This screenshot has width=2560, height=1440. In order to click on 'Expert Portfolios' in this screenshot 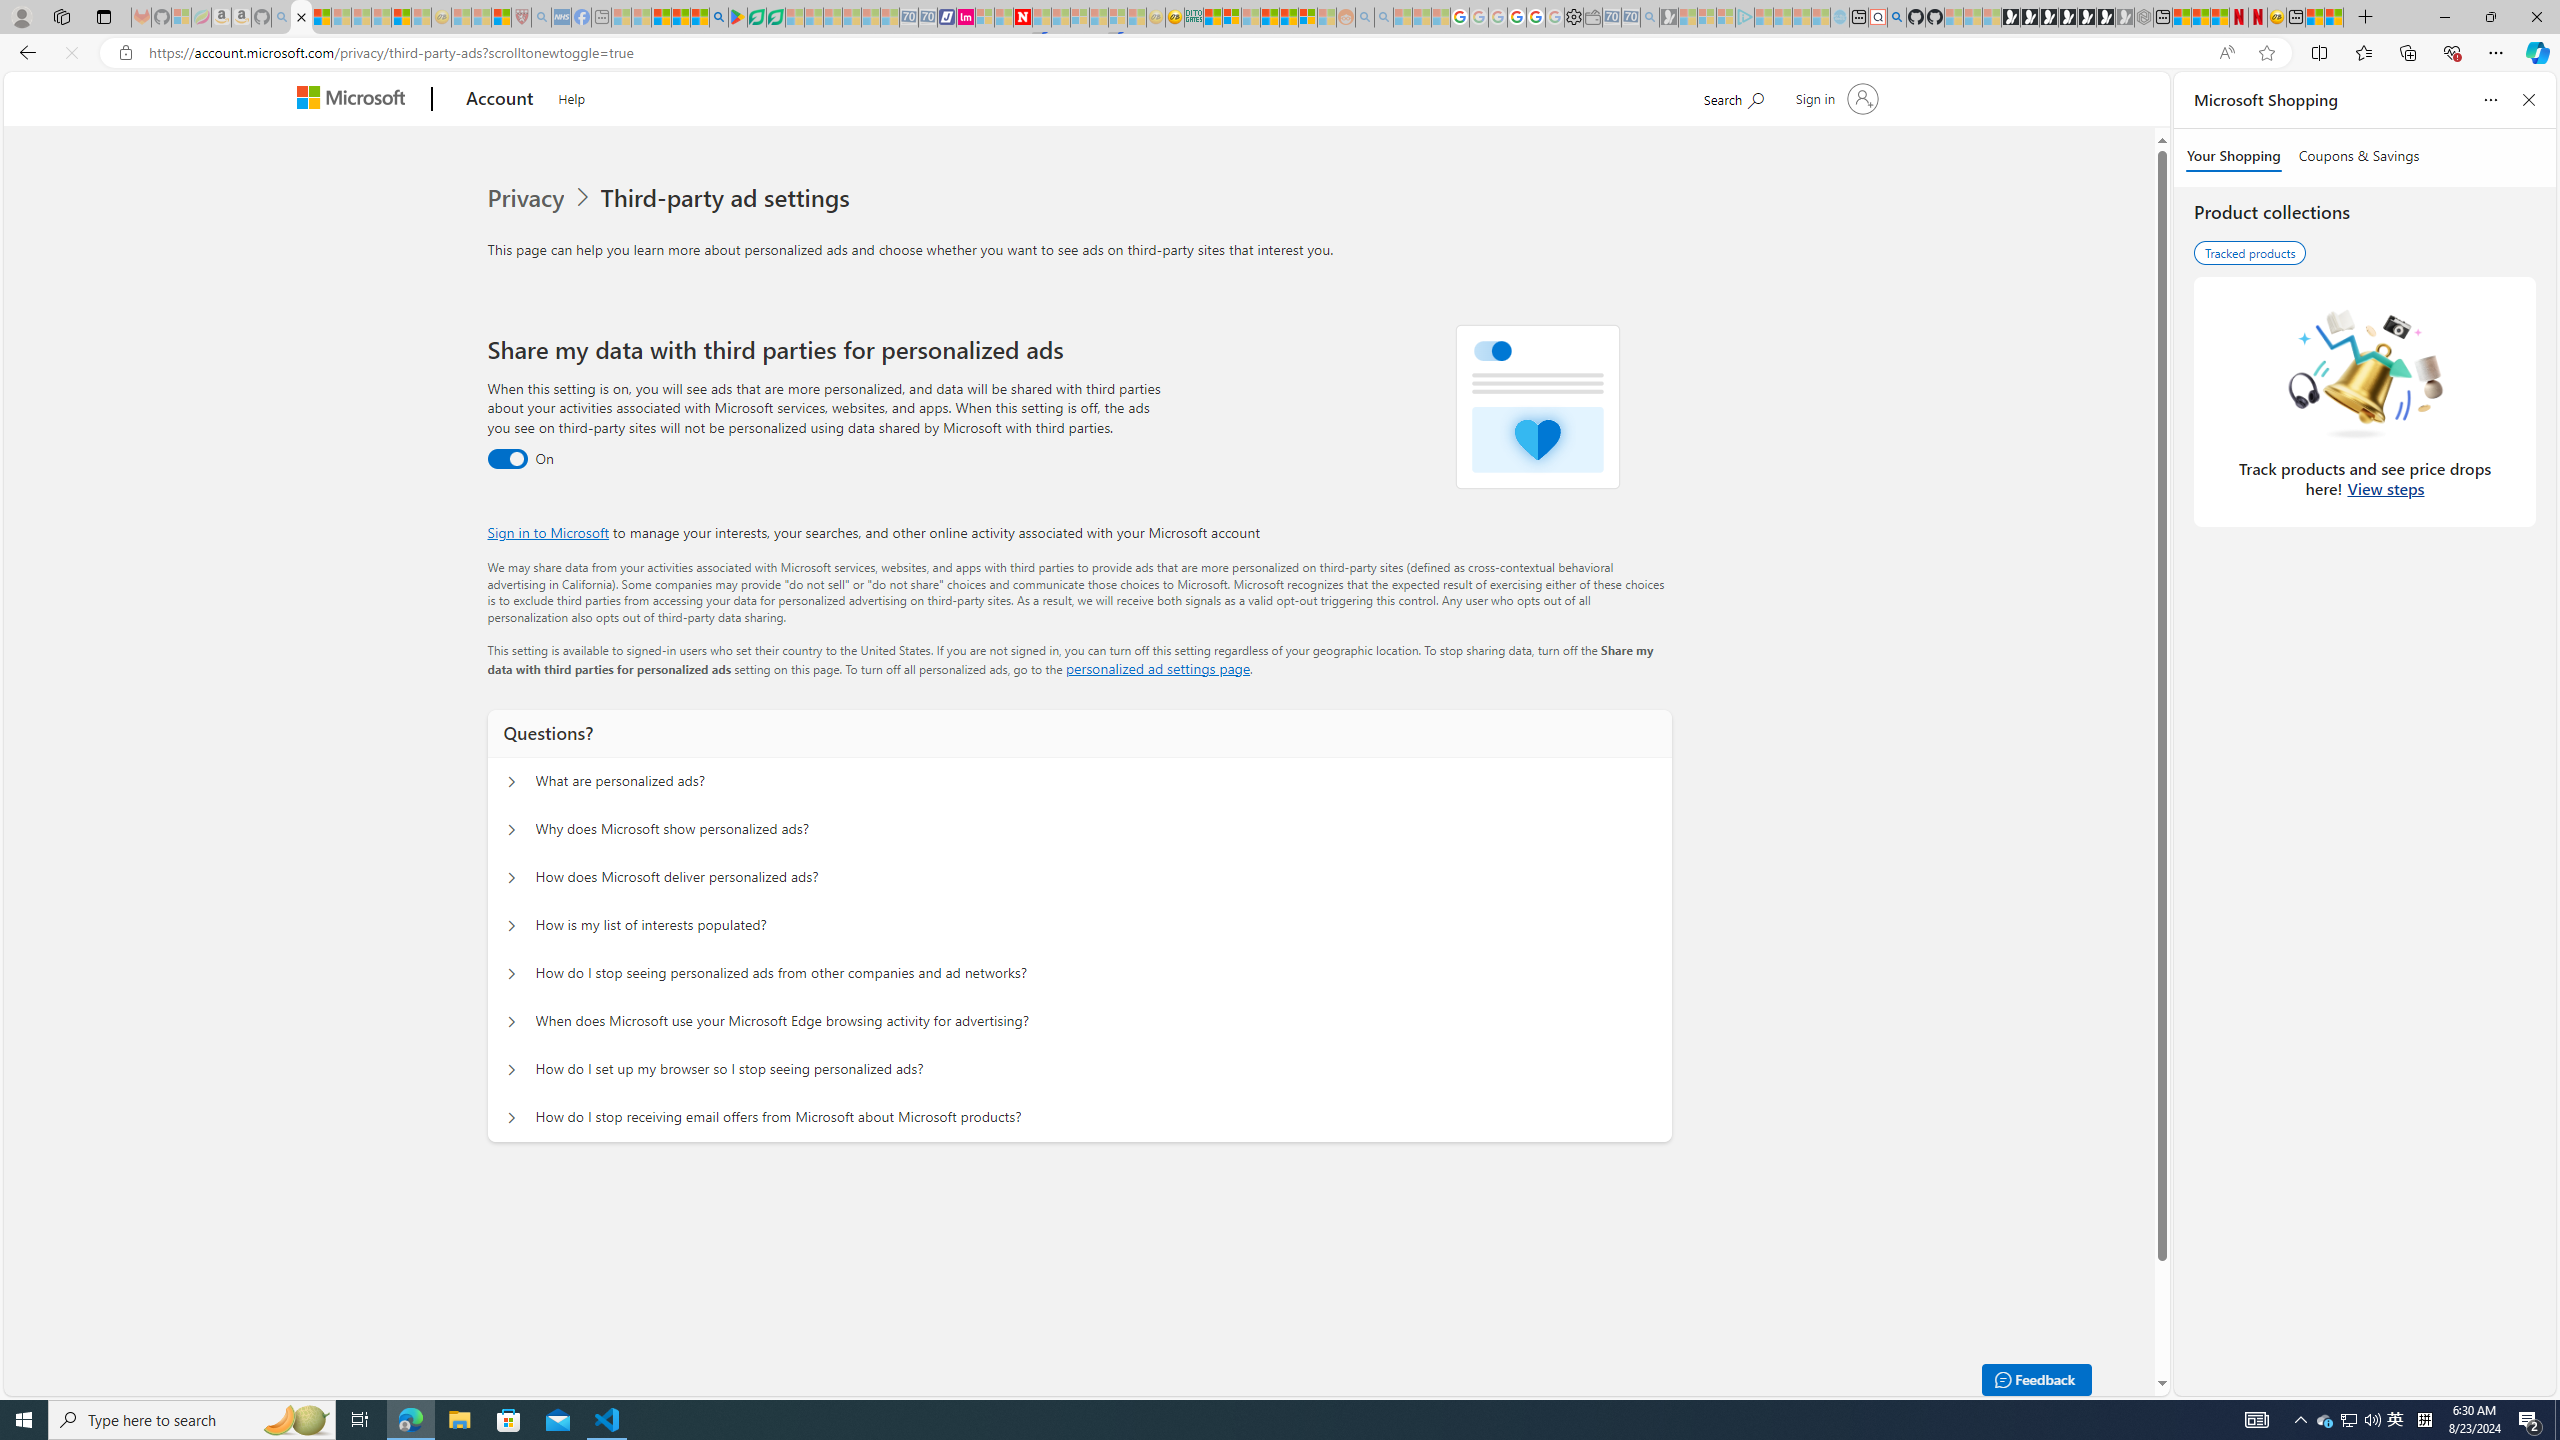, I will do `click(1268, 16)`.